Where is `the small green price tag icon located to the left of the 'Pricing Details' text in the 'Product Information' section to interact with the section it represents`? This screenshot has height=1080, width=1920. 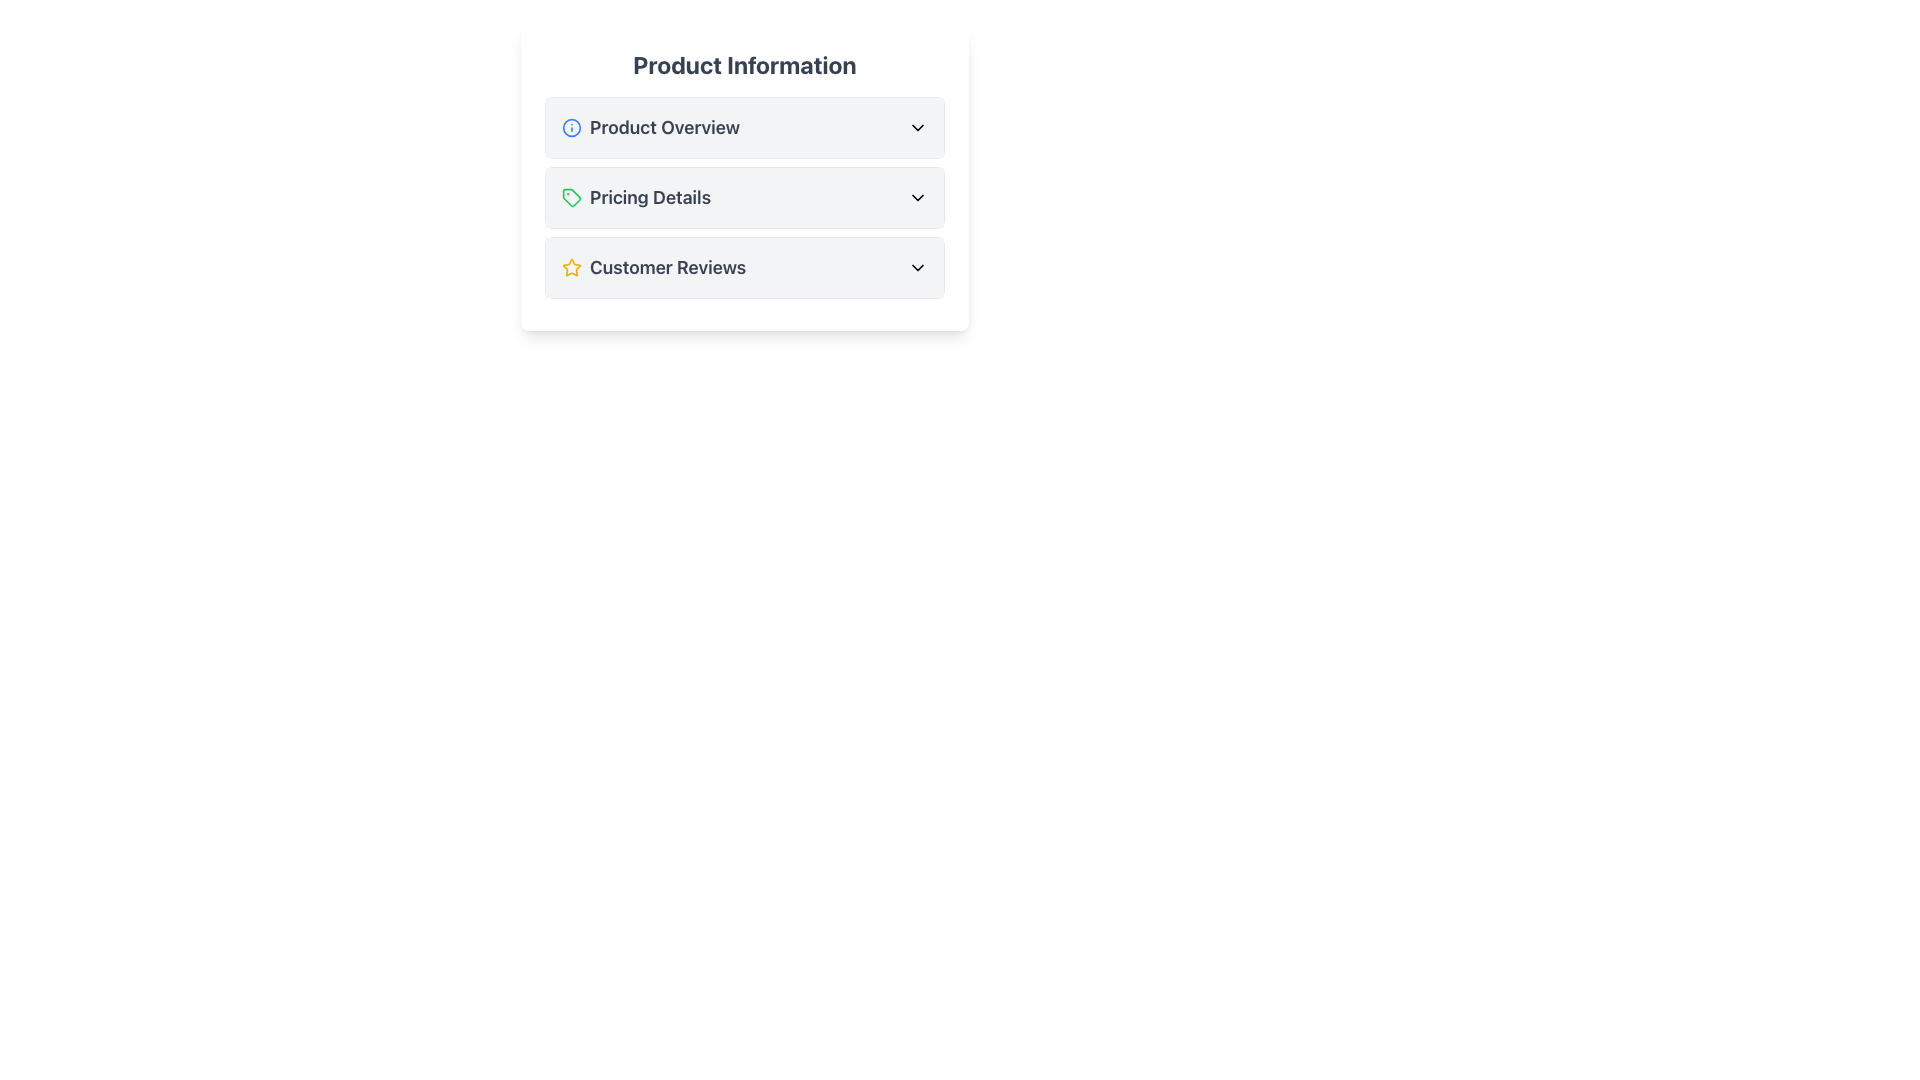 the small green price tag icon located to the left of the 'Pricing Details' text in the 'Product Information' section to interact with the section it represents is located at coordinates (570, 197).